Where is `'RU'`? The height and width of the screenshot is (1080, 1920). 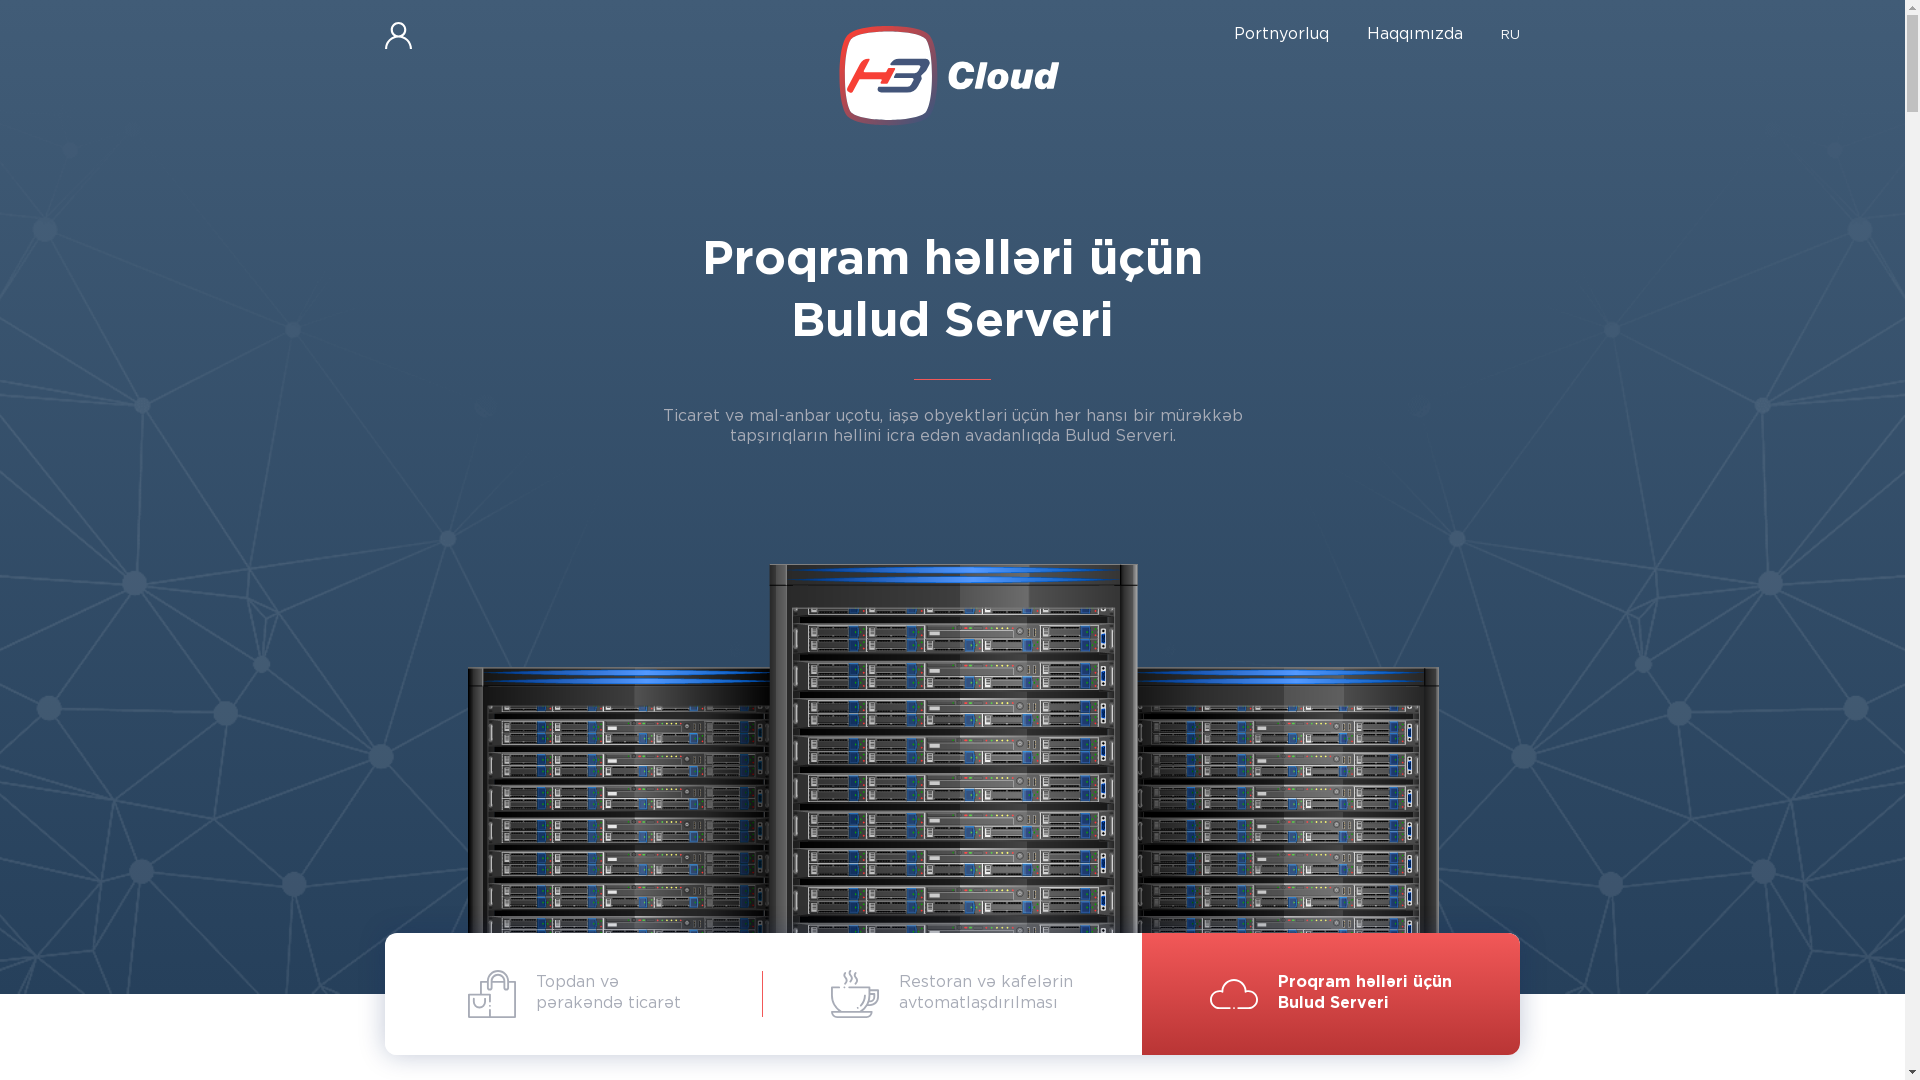 'RU' is located at coordinates (1510, 36).